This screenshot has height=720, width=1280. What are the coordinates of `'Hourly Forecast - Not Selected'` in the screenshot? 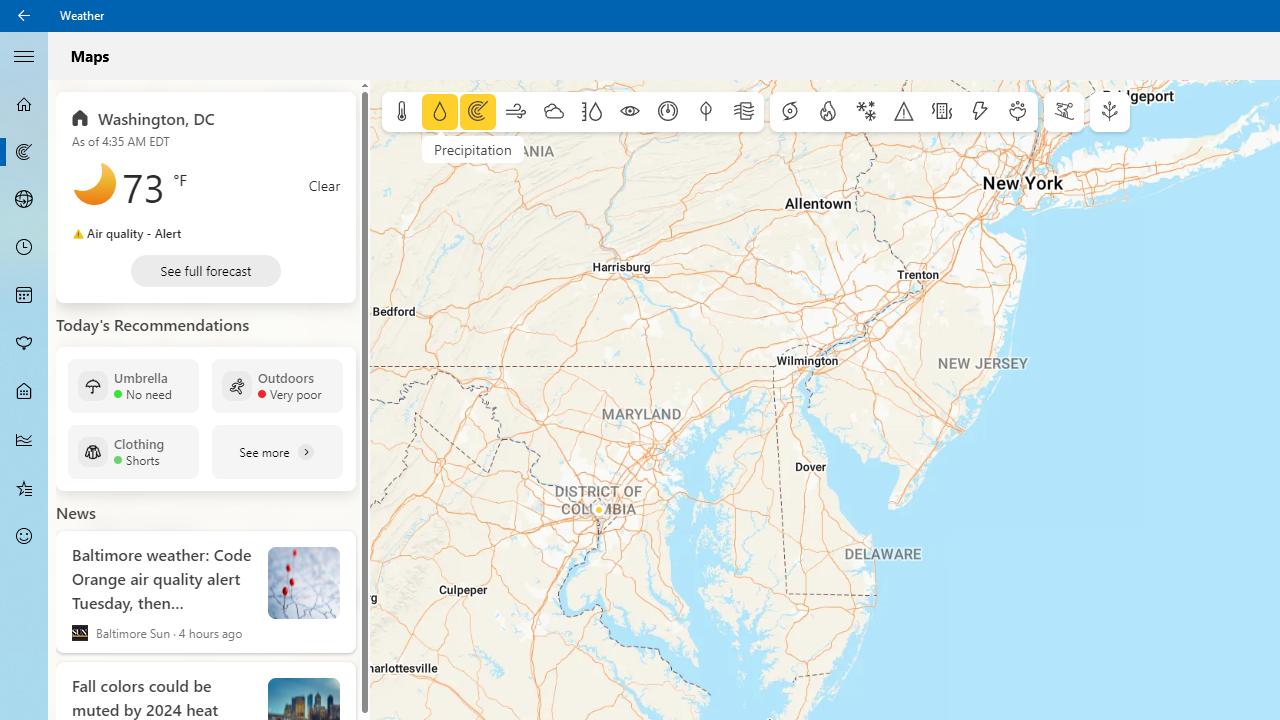 It's located at (24, 247).